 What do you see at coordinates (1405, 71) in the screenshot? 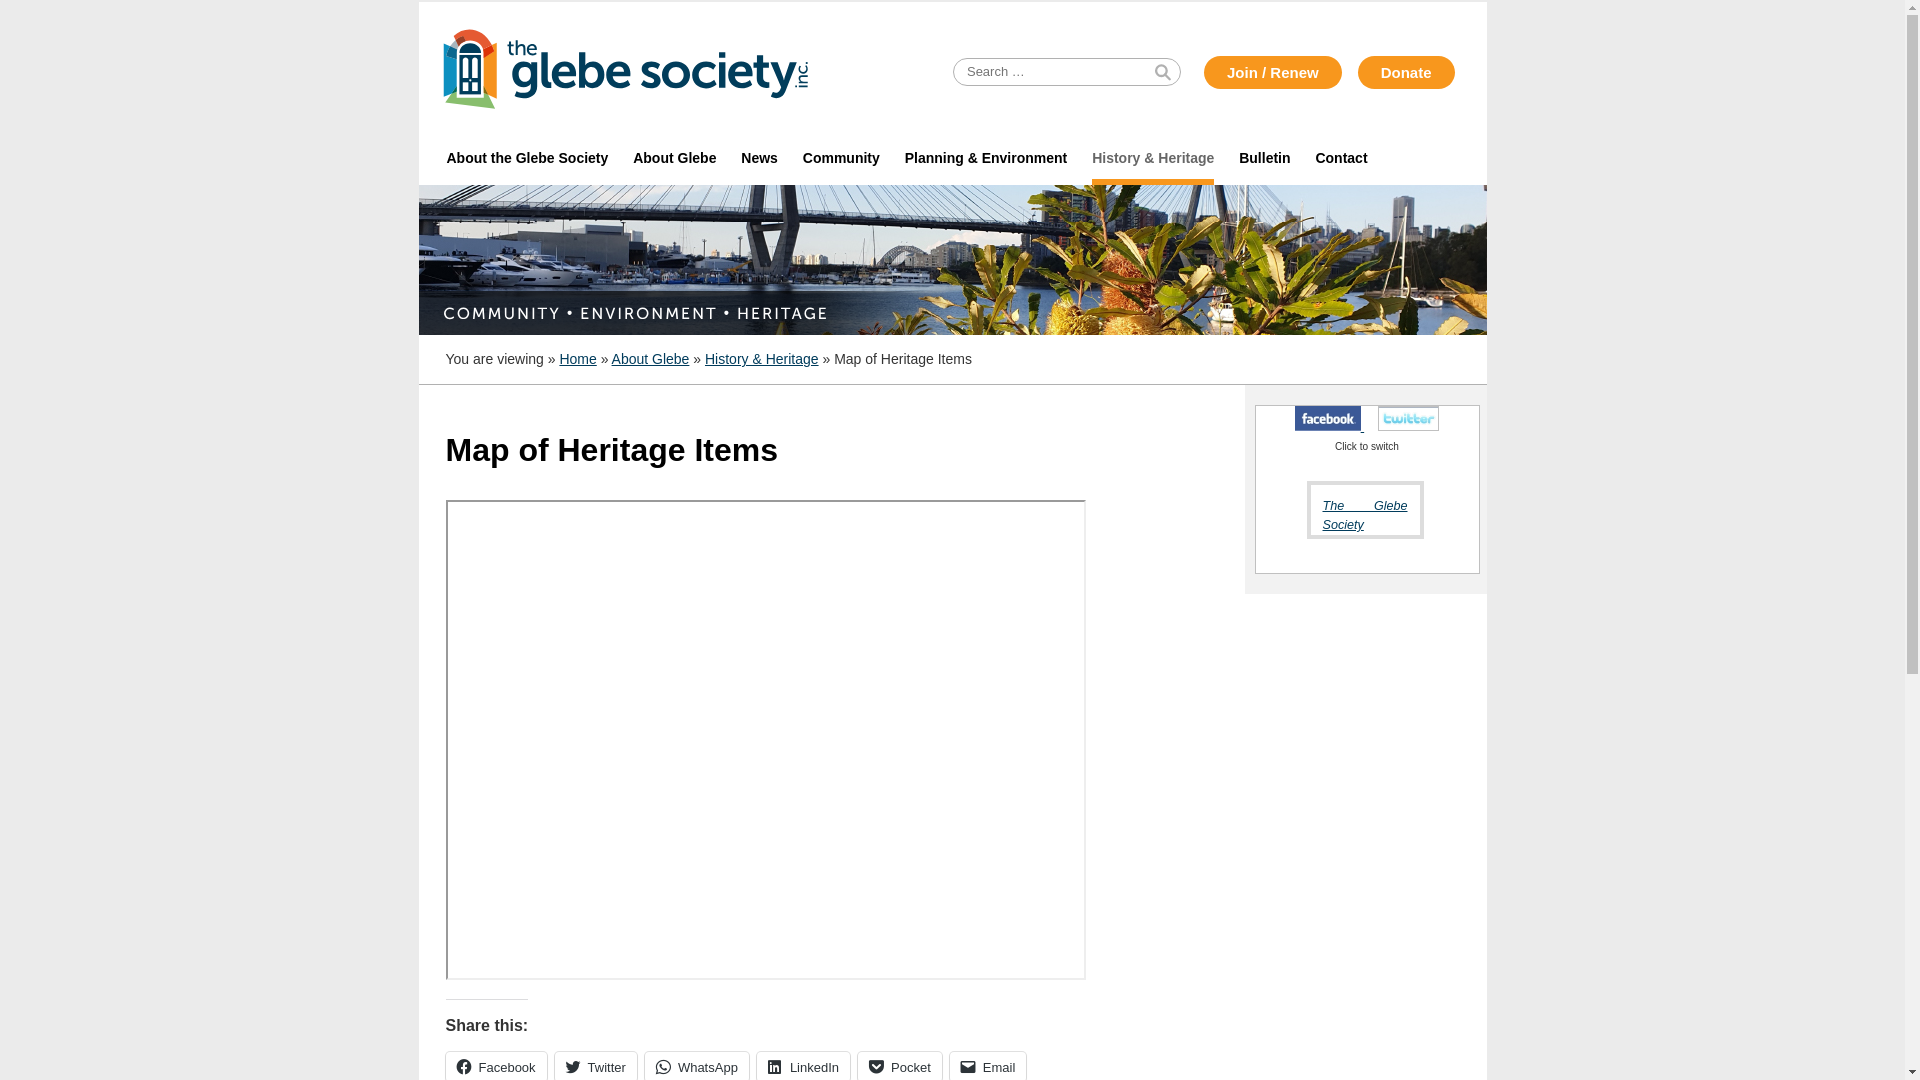
I see `'Donate'` at bounding box center [1405, 71].